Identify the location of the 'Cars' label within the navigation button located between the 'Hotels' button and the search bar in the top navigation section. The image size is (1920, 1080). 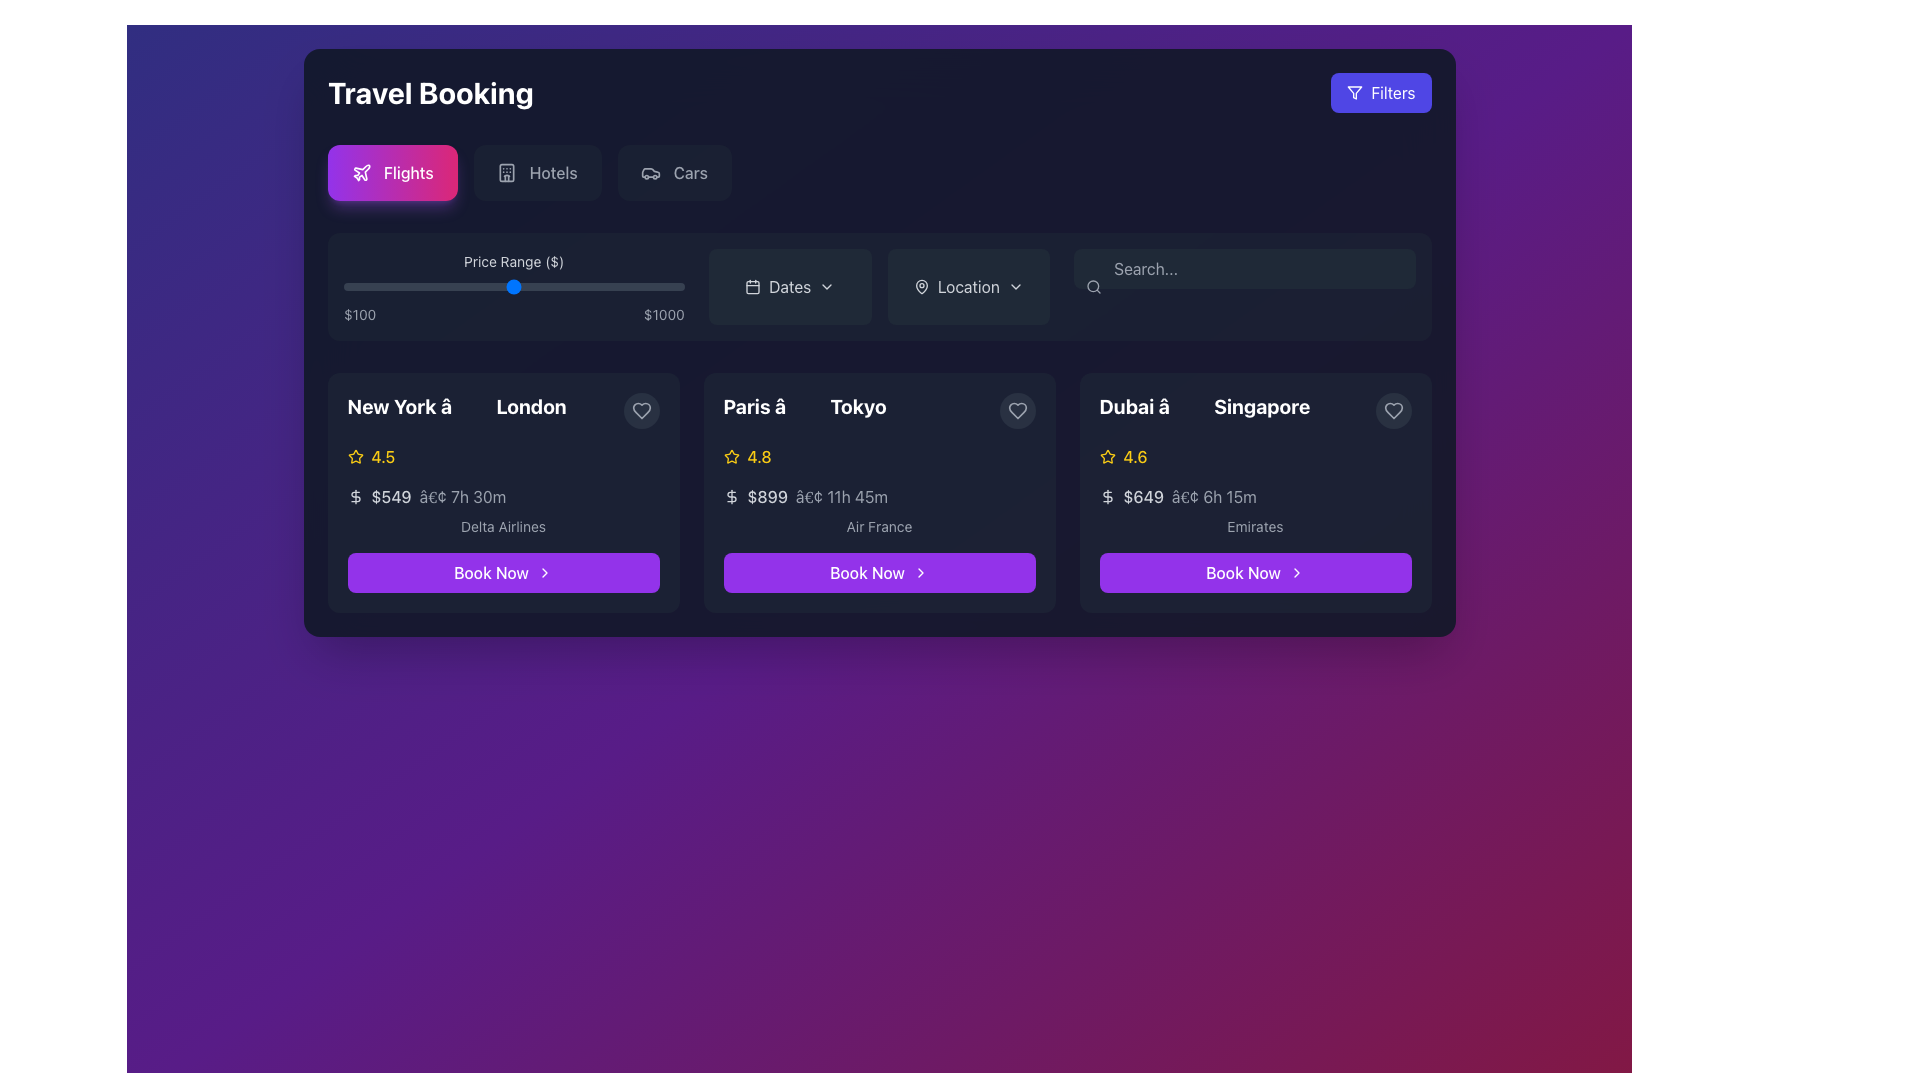
(690, 172).